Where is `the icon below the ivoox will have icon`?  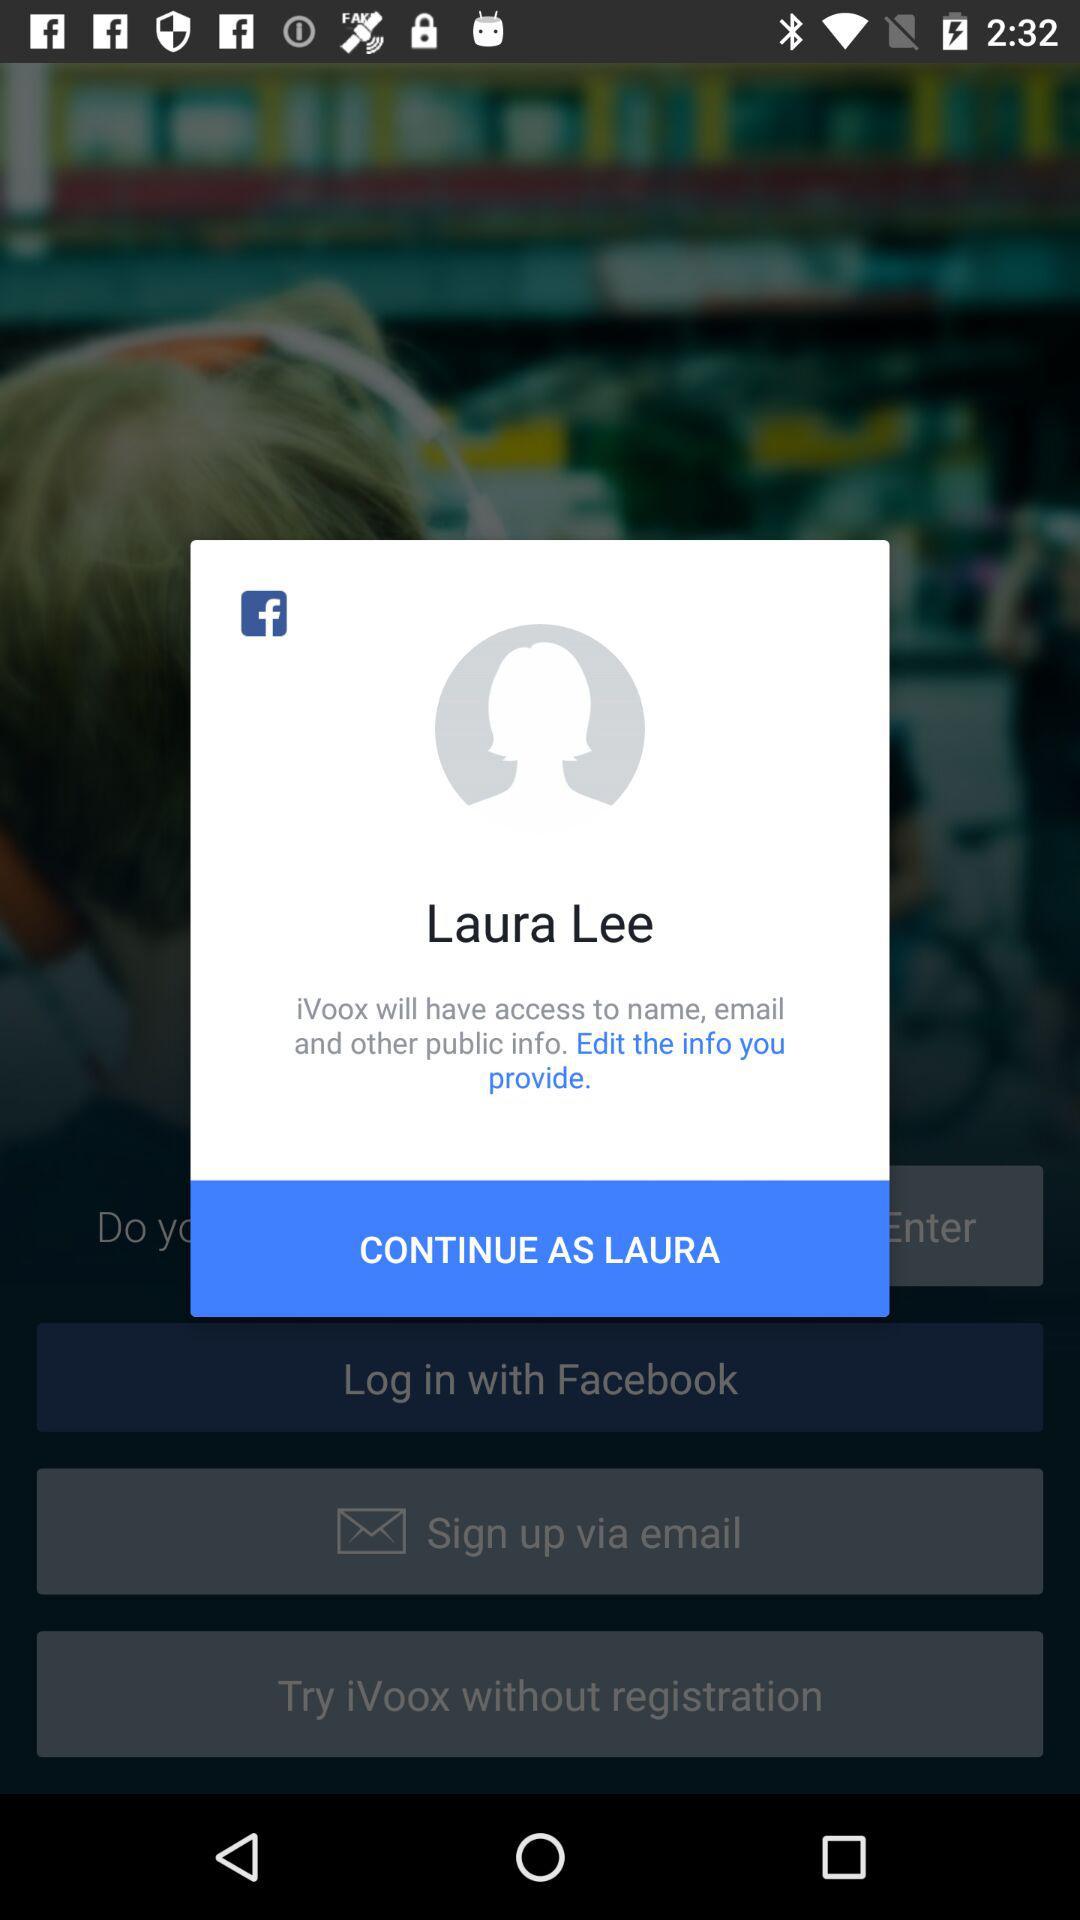
the icon below the ivoox will have icon is located at coordinates (540, 1247).